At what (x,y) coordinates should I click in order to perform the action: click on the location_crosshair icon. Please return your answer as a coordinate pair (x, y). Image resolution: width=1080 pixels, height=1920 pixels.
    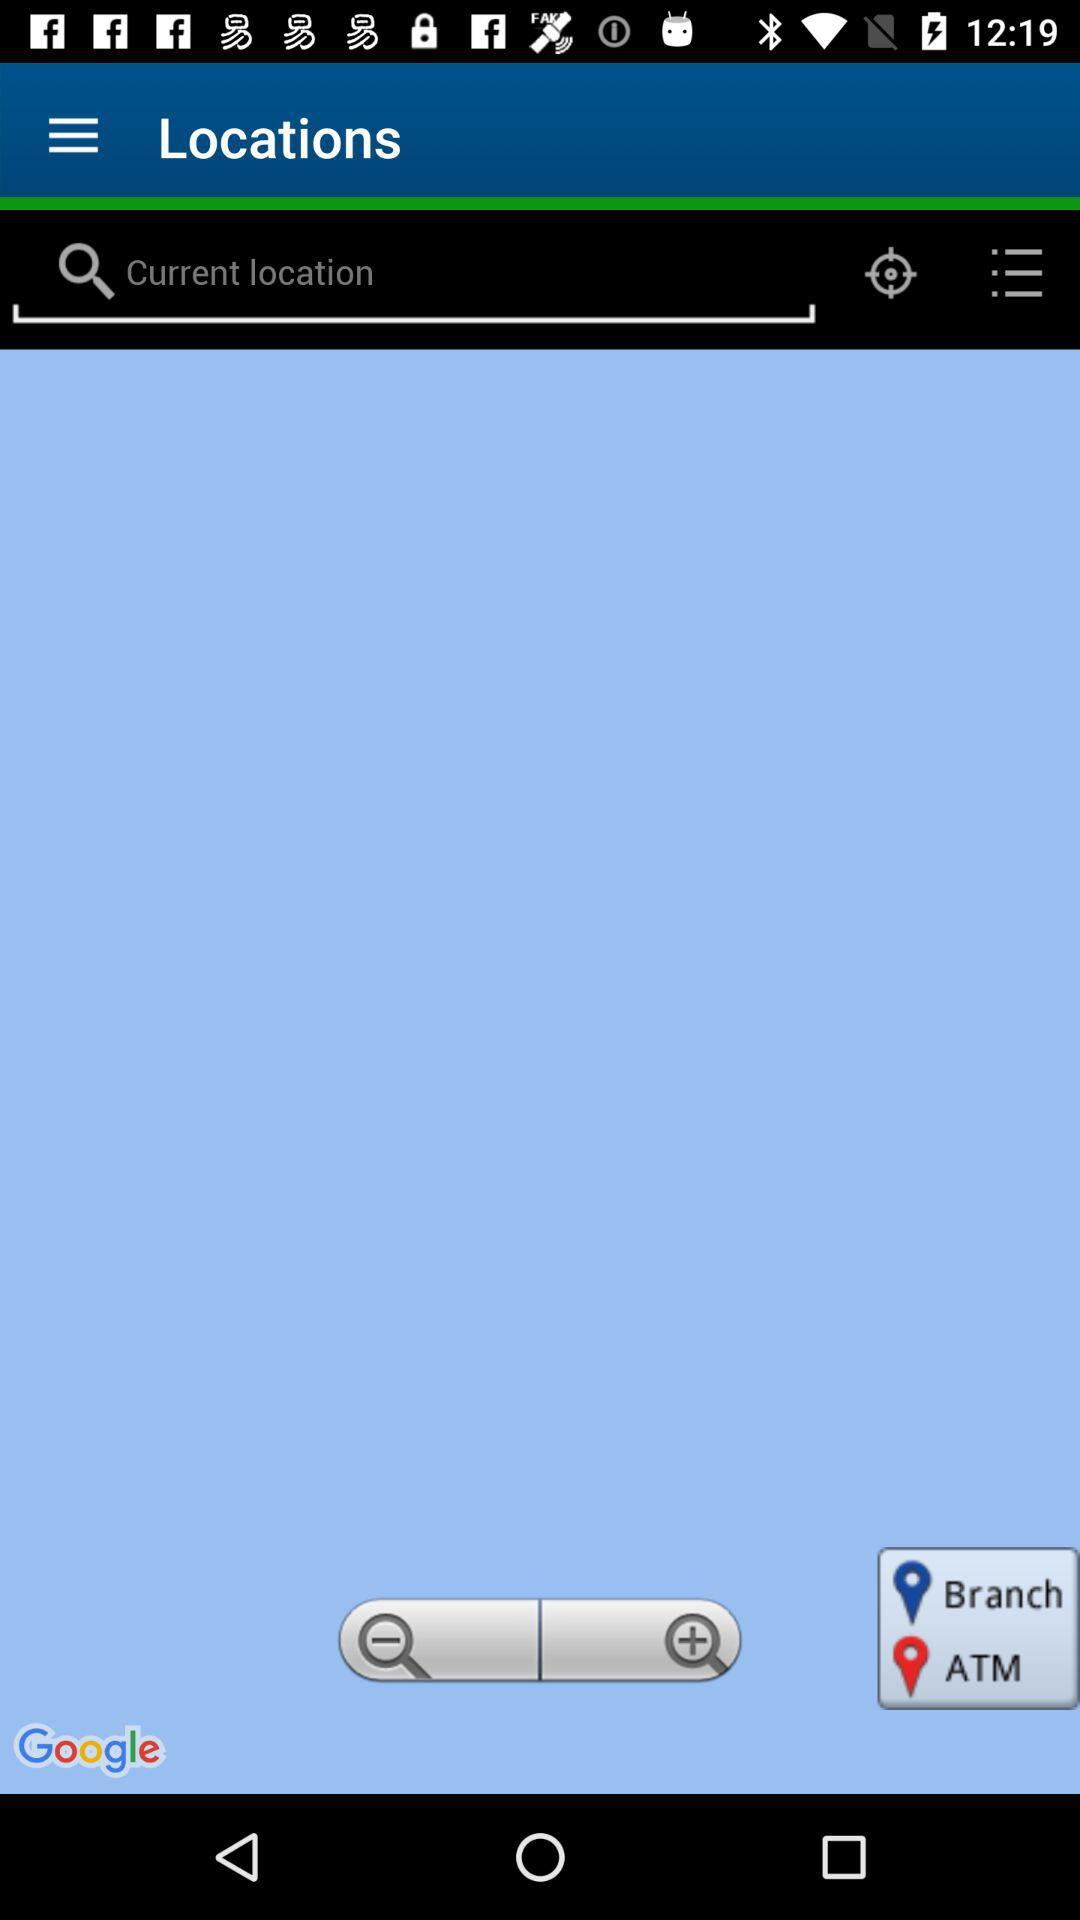
    Looking at the image, I should click on (890, 272).